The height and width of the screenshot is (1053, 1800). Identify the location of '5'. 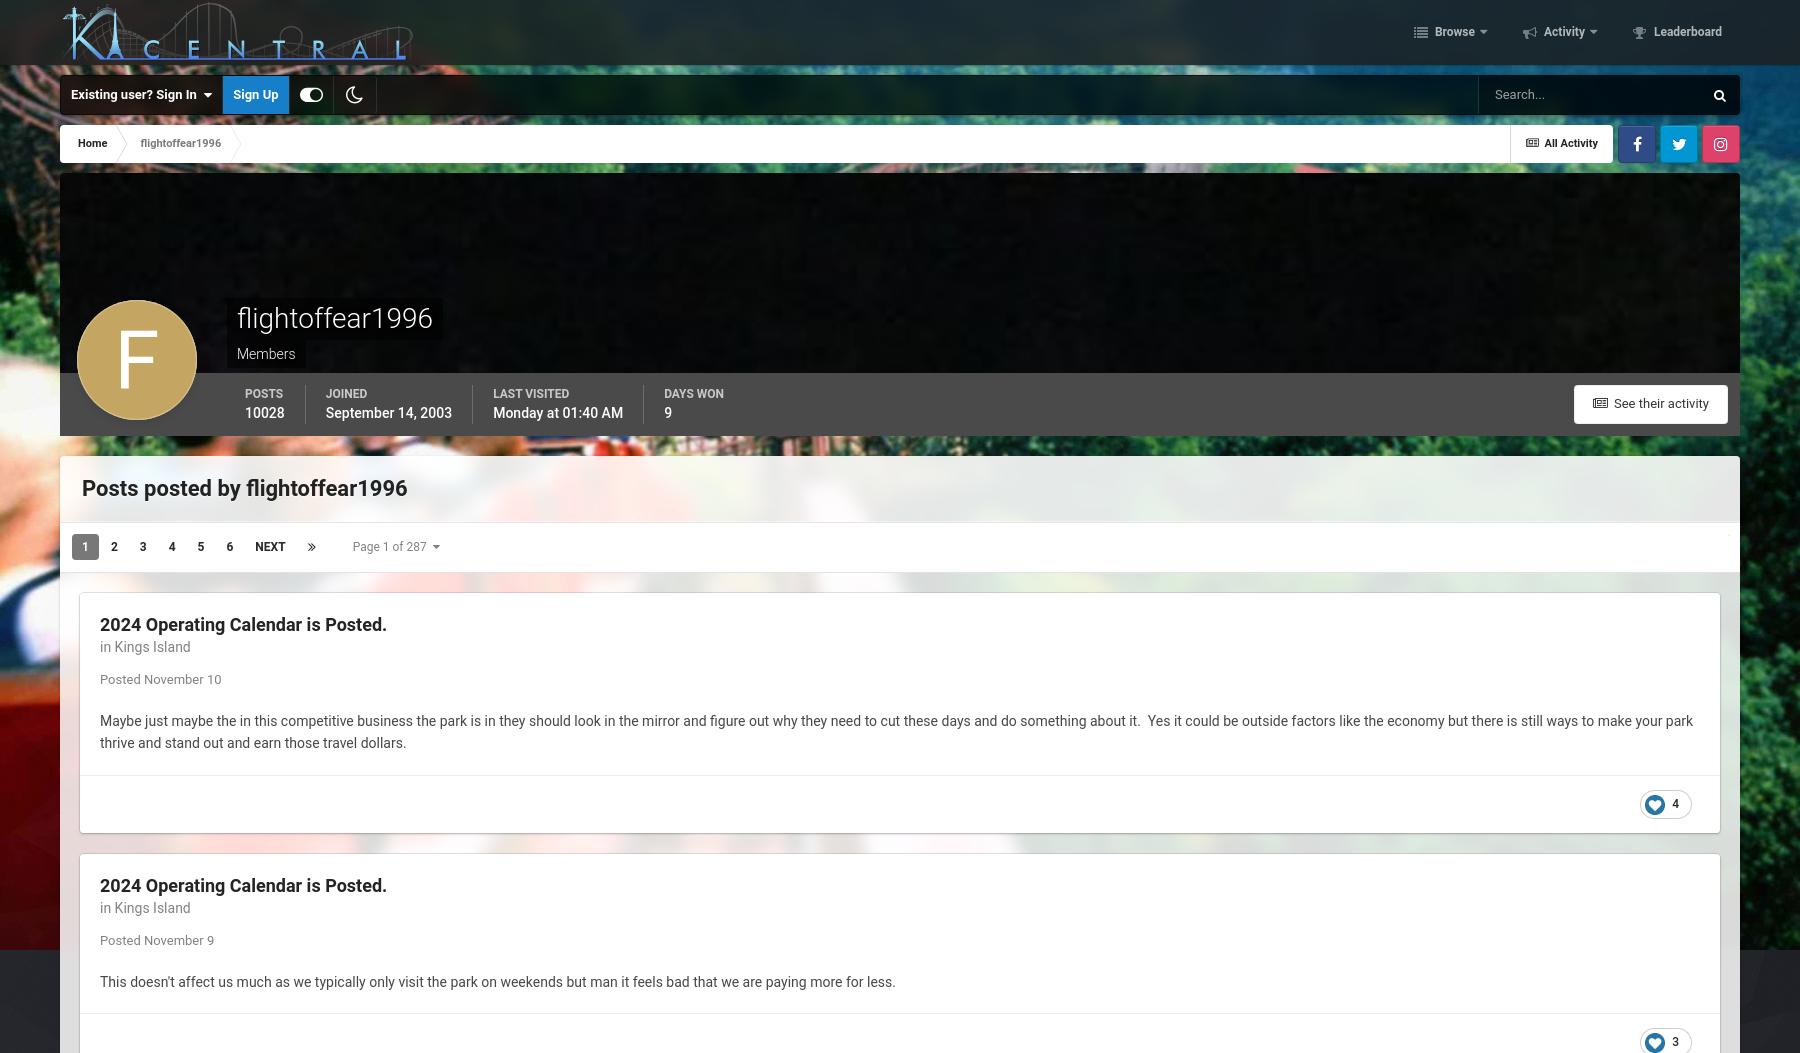
(200, 546).